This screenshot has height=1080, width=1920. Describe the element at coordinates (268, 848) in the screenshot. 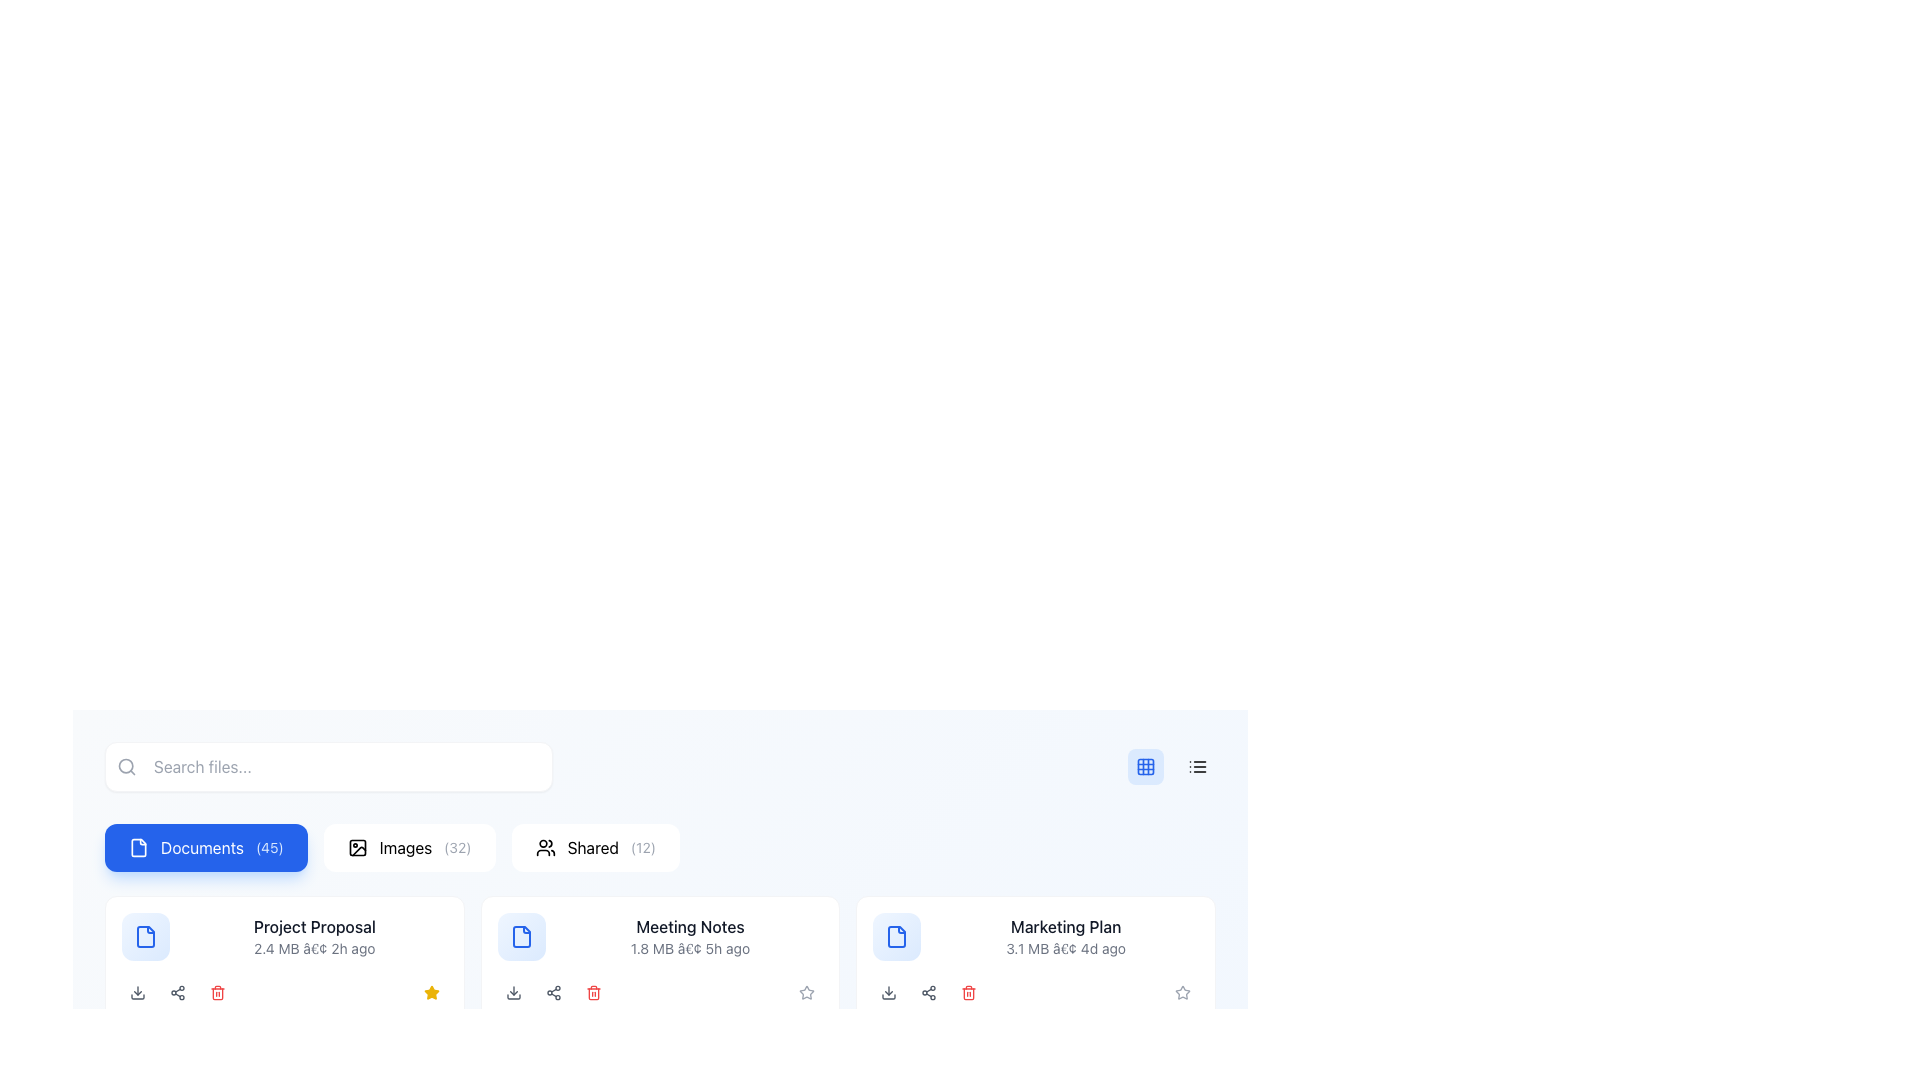

I see `the text label displaying the number '(45)' that is styled with a light blue font color, located to the right of the 'Documents' label within a blue button` at that location.